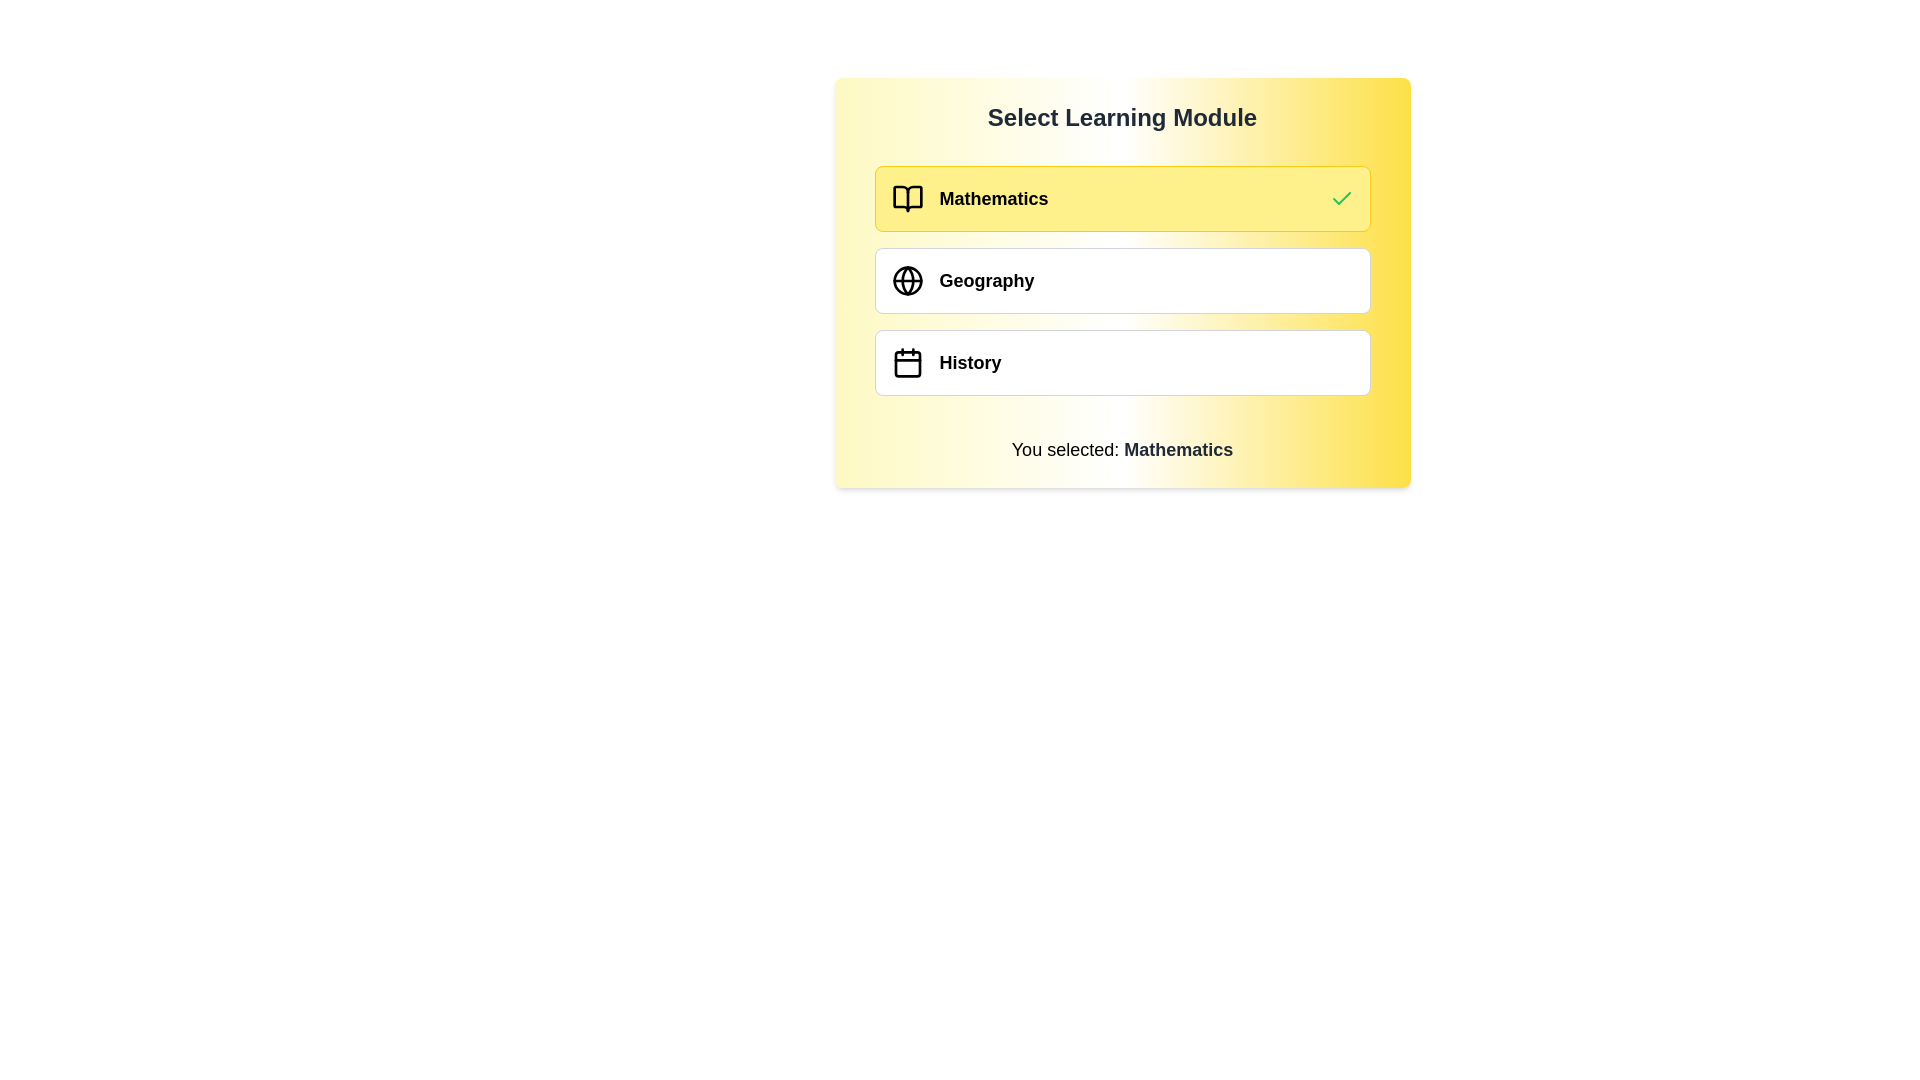  Describe the element at coordinates (906, 199) in the screenshot. I see `the open book icon located to the left of the 'Mathematics' label in the highlighted option of the learning modules list` at that location.